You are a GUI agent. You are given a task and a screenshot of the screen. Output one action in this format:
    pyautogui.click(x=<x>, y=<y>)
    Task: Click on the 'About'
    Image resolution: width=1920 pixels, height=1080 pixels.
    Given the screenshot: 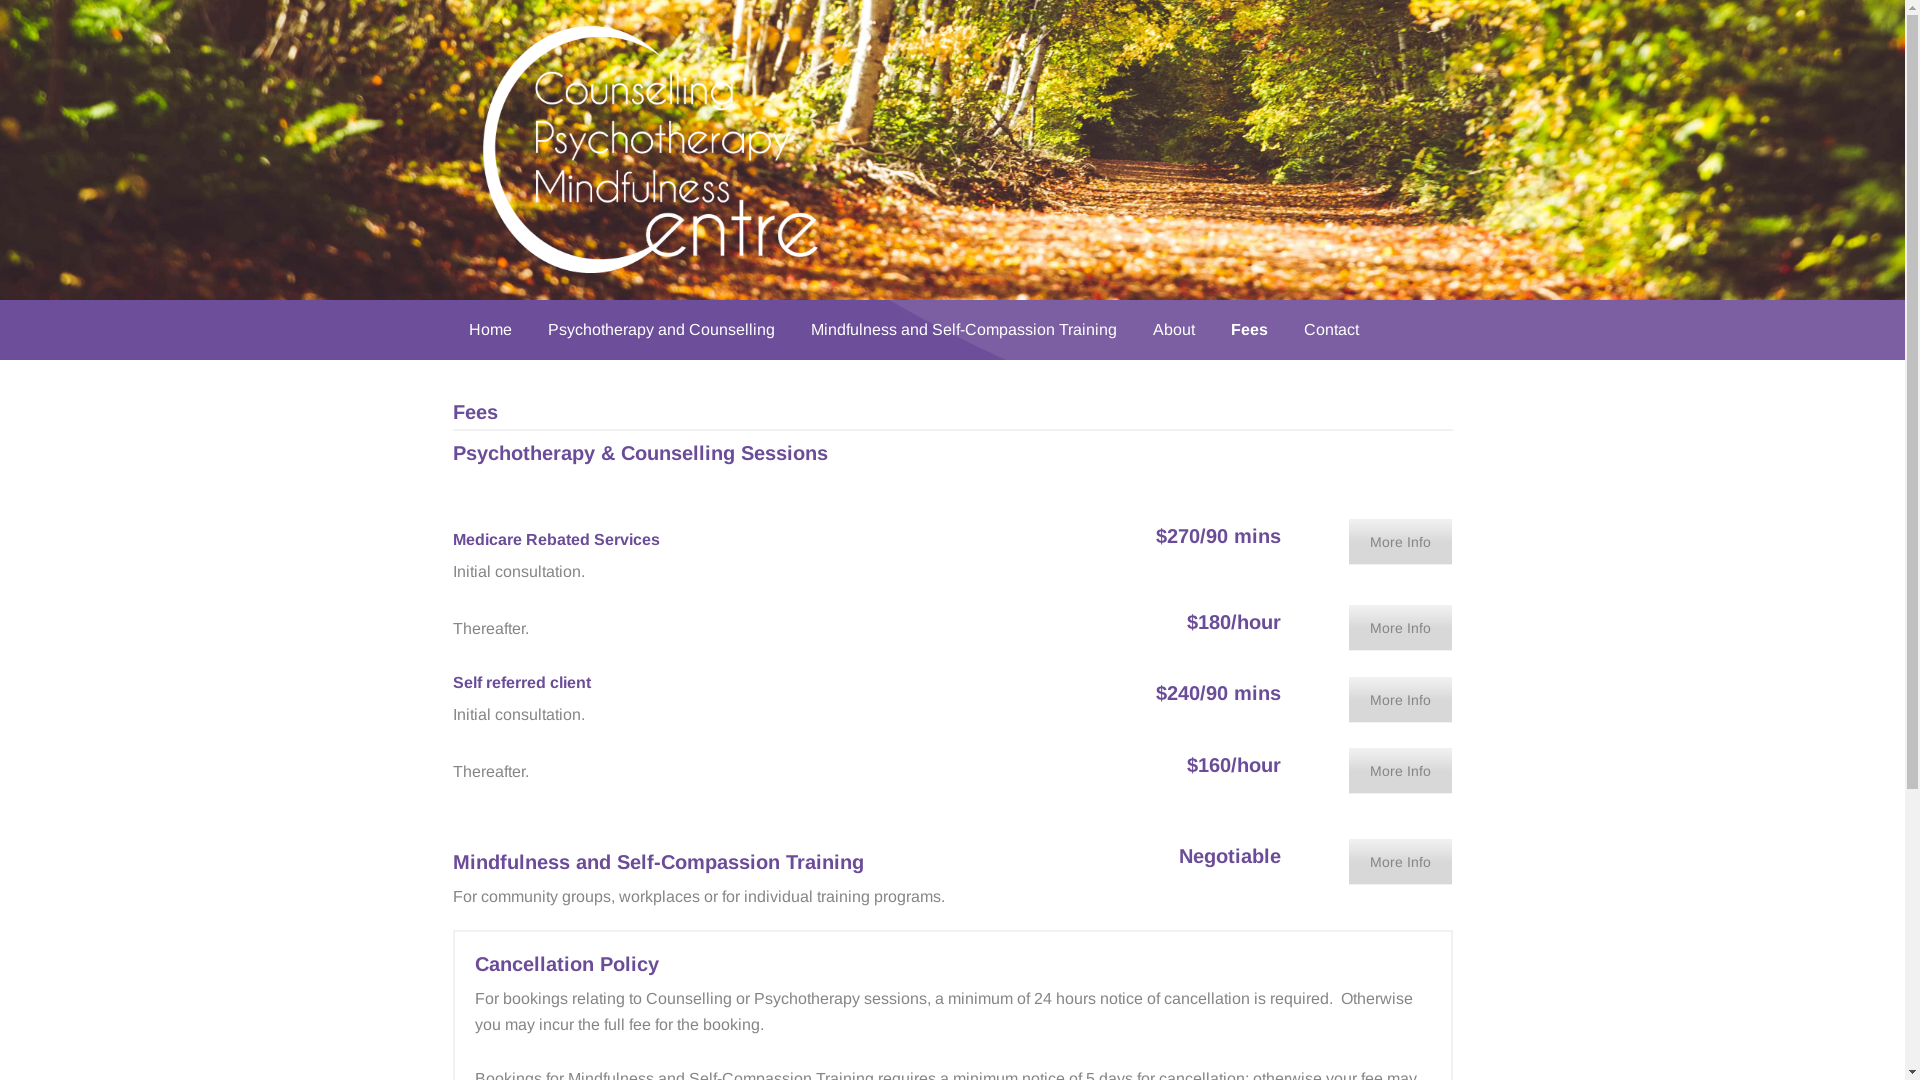 What is the action you would take?
    pyautogui.click(x=1136, y=329)
    